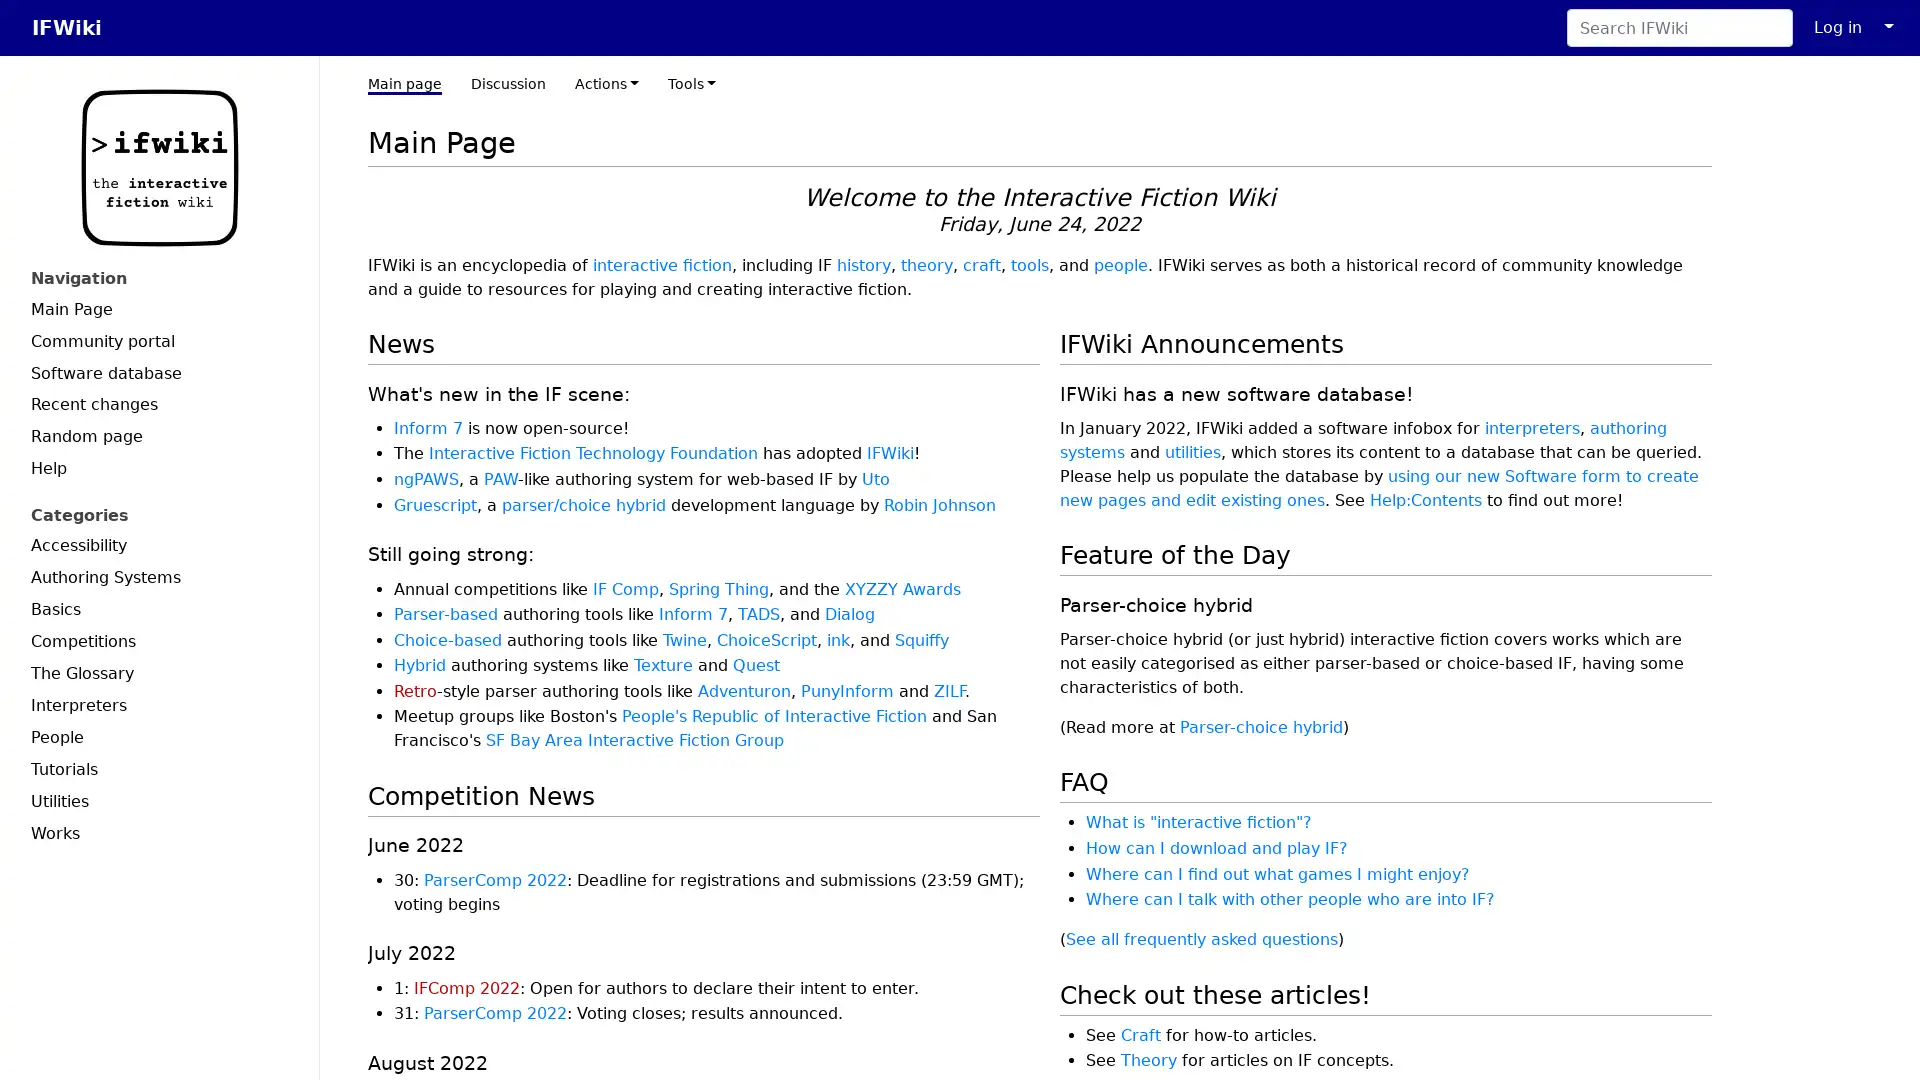  Describe the element at coordinates (1838, 27) in the screenshot. I see `Log in` at that location.